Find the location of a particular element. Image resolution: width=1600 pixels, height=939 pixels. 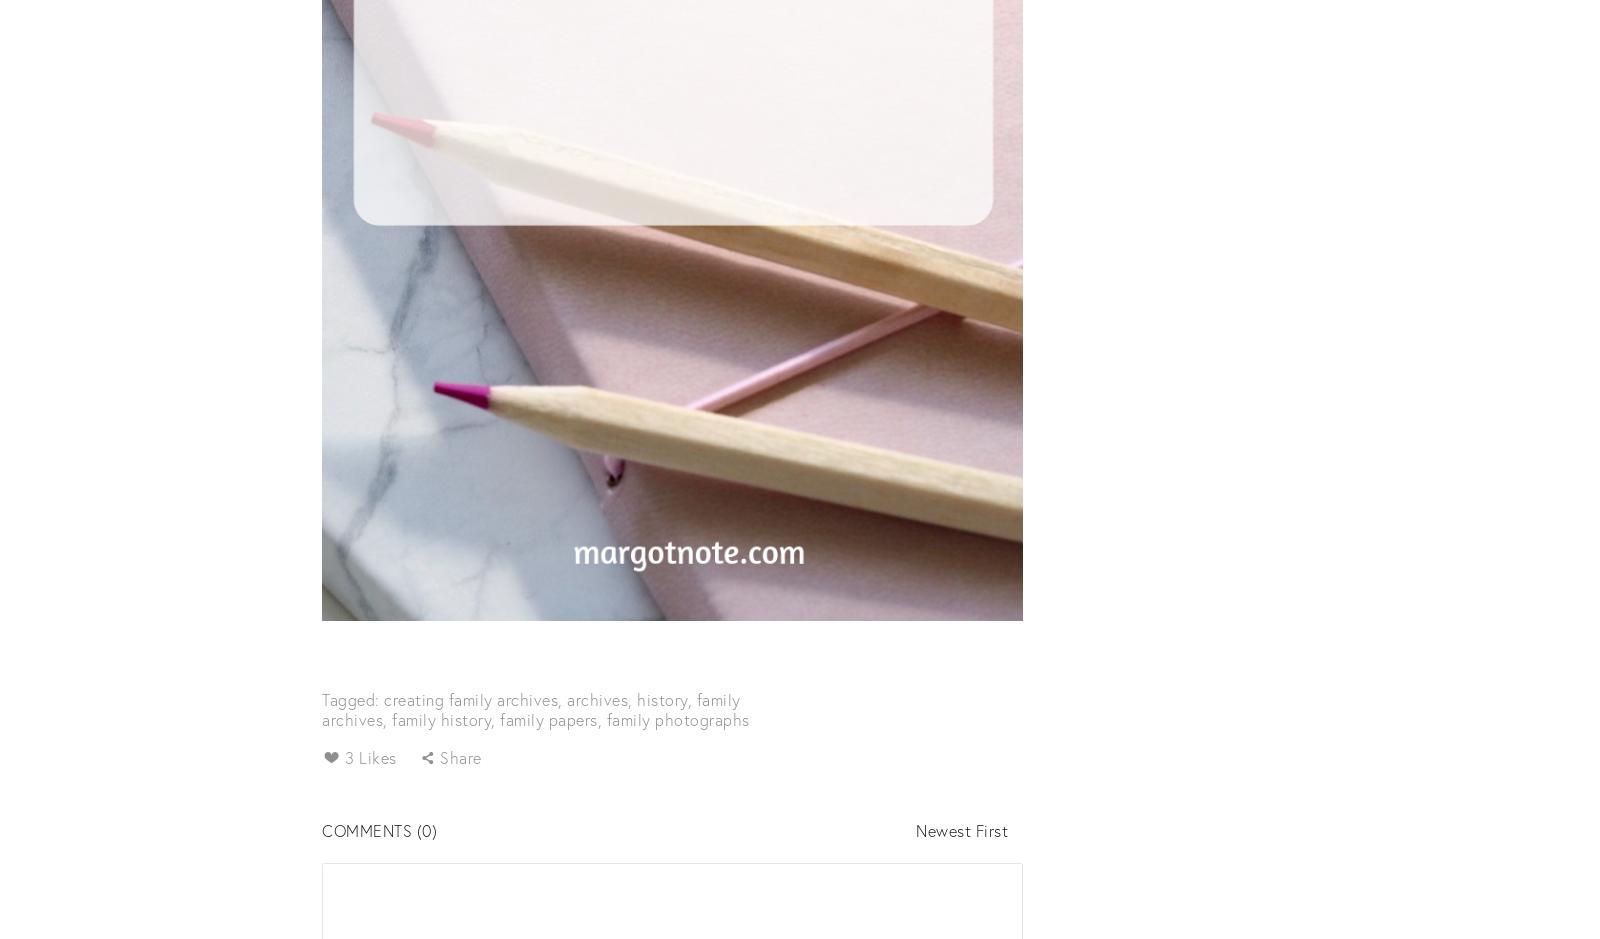

'Share' is located at coordinates (459, 756).